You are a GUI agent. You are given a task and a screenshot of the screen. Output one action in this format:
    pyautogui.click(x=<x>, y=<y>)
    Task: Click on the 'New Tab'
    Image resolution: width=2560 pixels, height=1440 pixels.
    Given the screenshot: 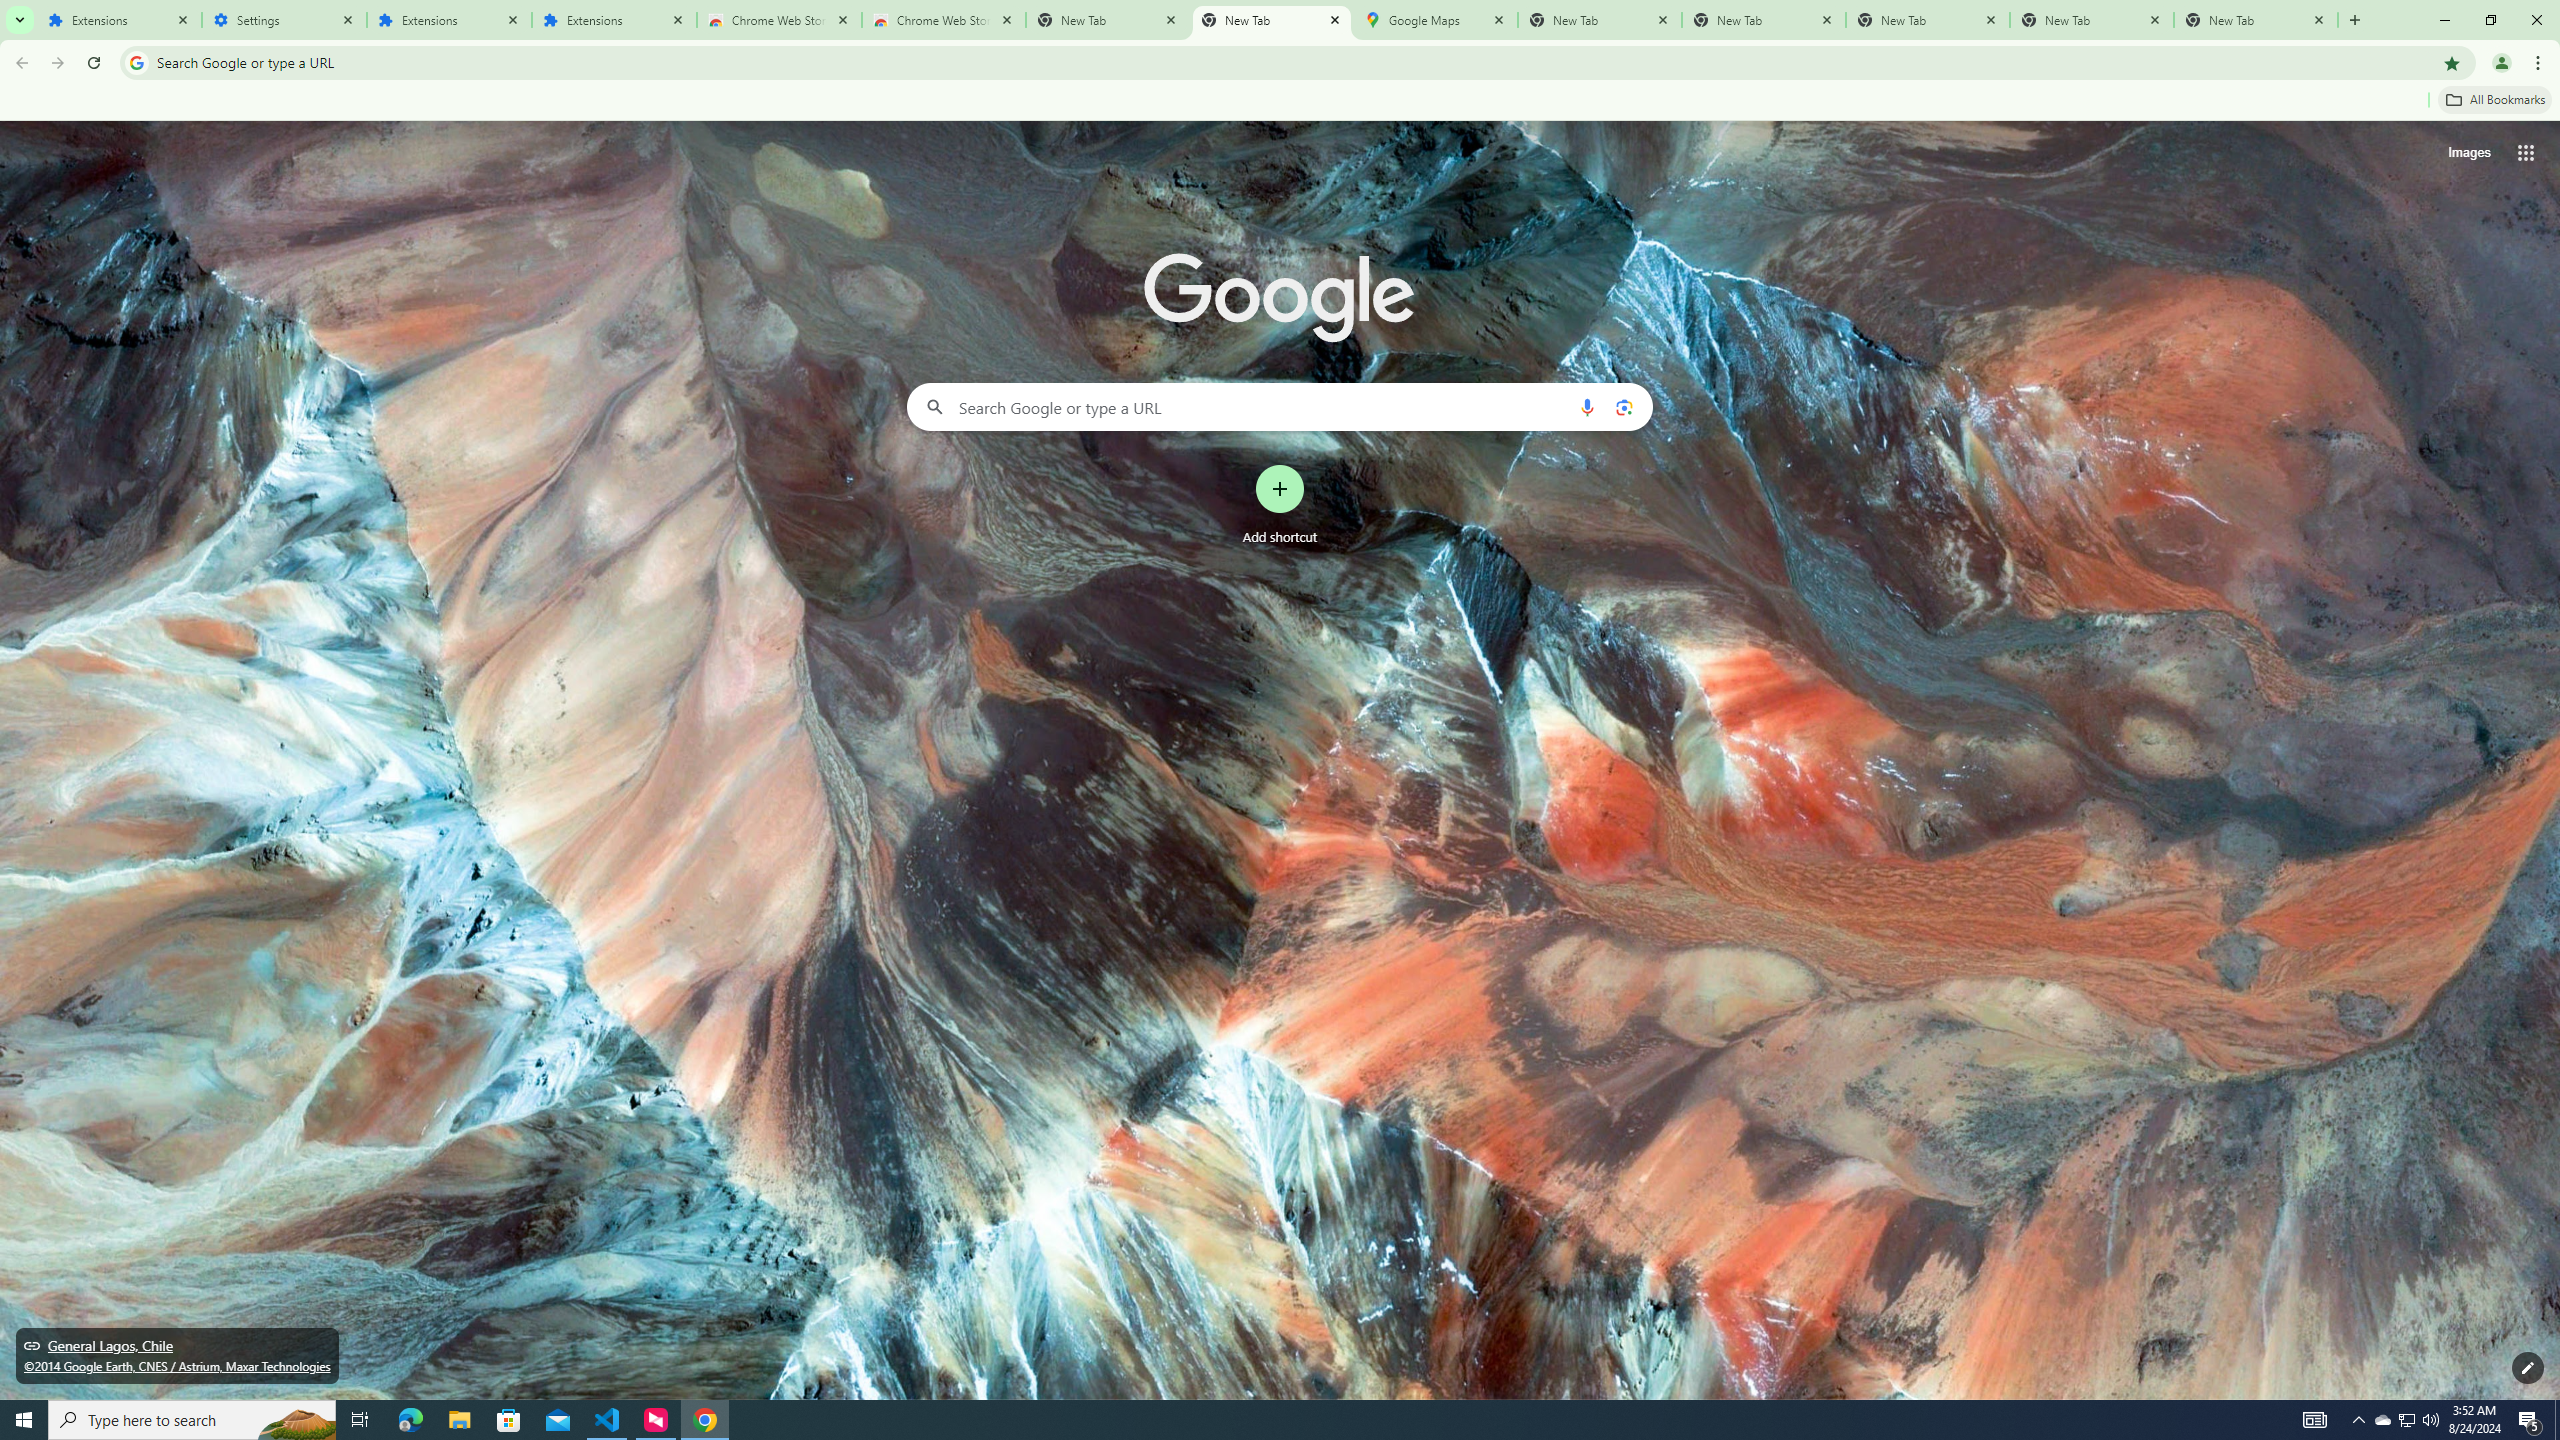 What is the action you would take?
    pyautogui.click(x=2255, y=19)
    